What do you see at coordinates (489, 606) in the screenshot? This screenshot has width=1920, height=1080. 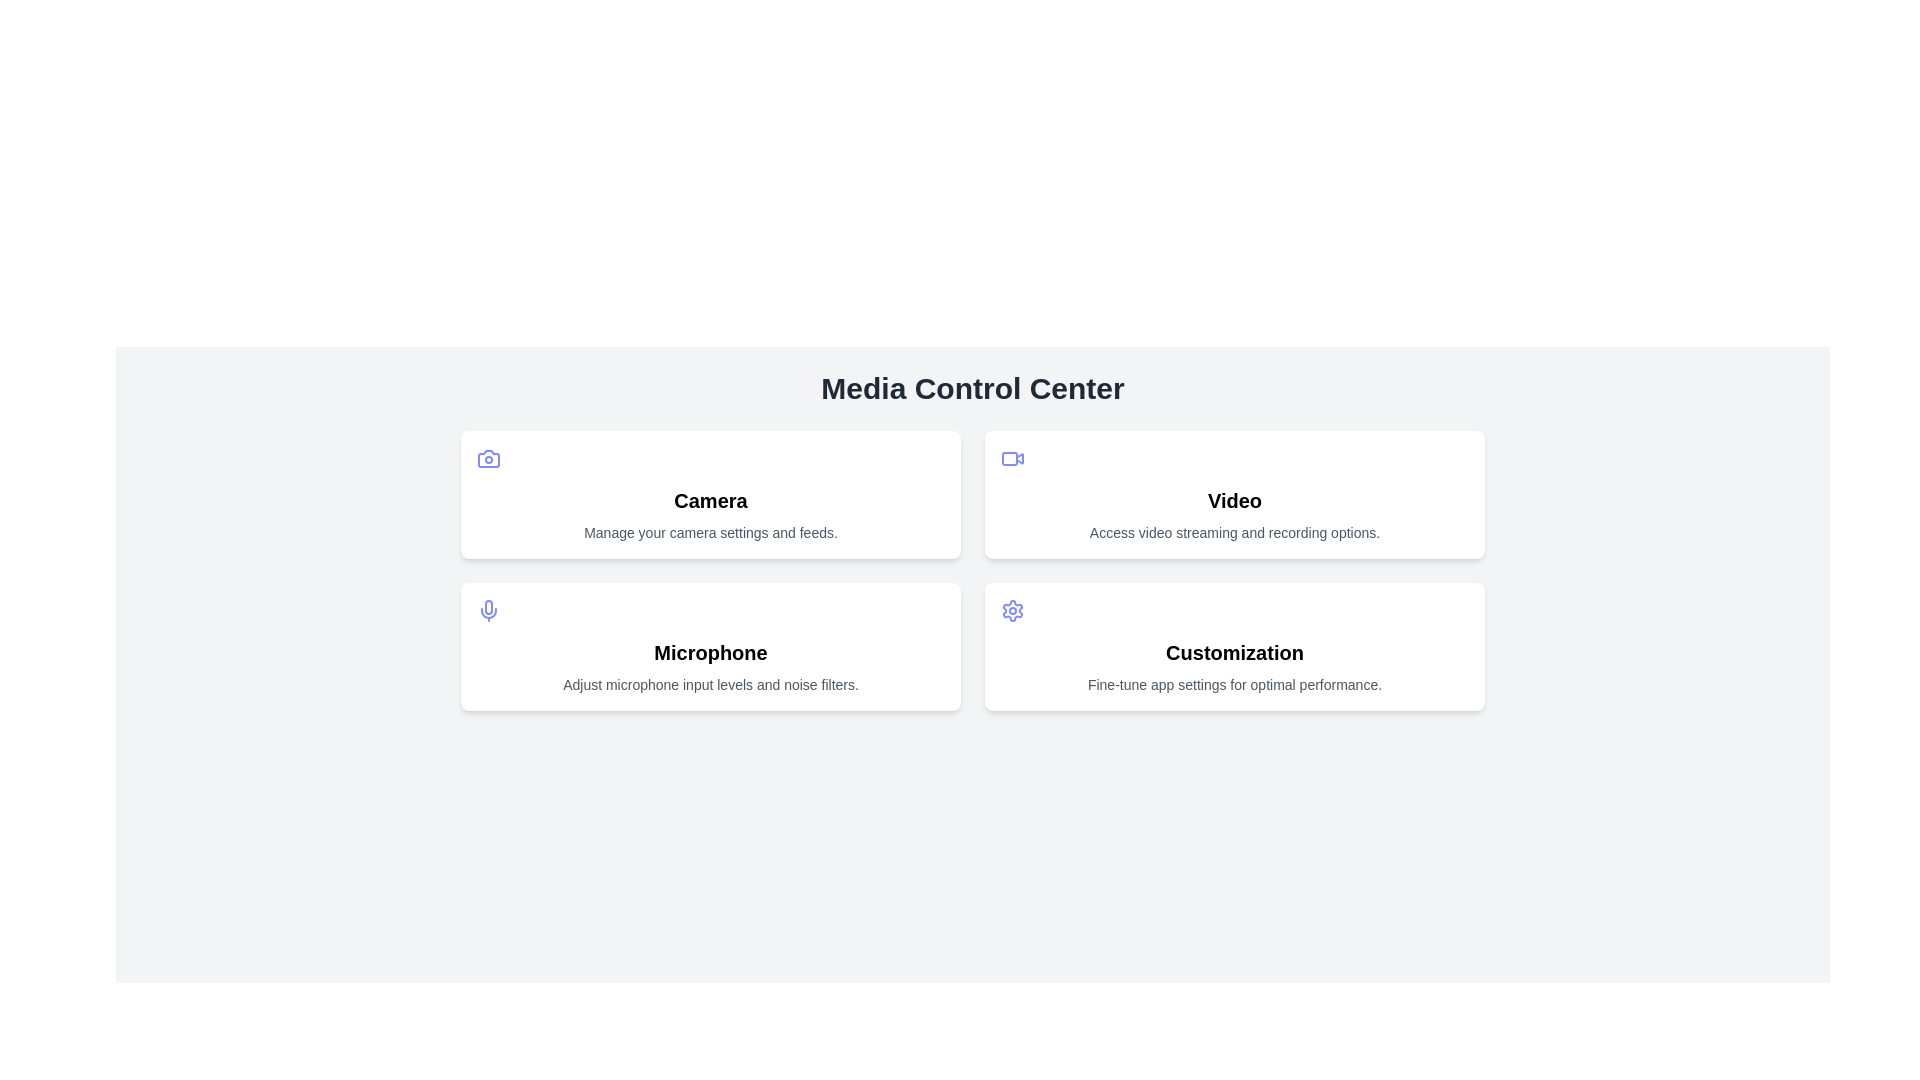 I see `the microphone icon, which is a graphical representation with a circular top and a straight body, located near the top left of the 'Microphone' tile in the 'Media Control Center'` at bounding box center [489, 606].